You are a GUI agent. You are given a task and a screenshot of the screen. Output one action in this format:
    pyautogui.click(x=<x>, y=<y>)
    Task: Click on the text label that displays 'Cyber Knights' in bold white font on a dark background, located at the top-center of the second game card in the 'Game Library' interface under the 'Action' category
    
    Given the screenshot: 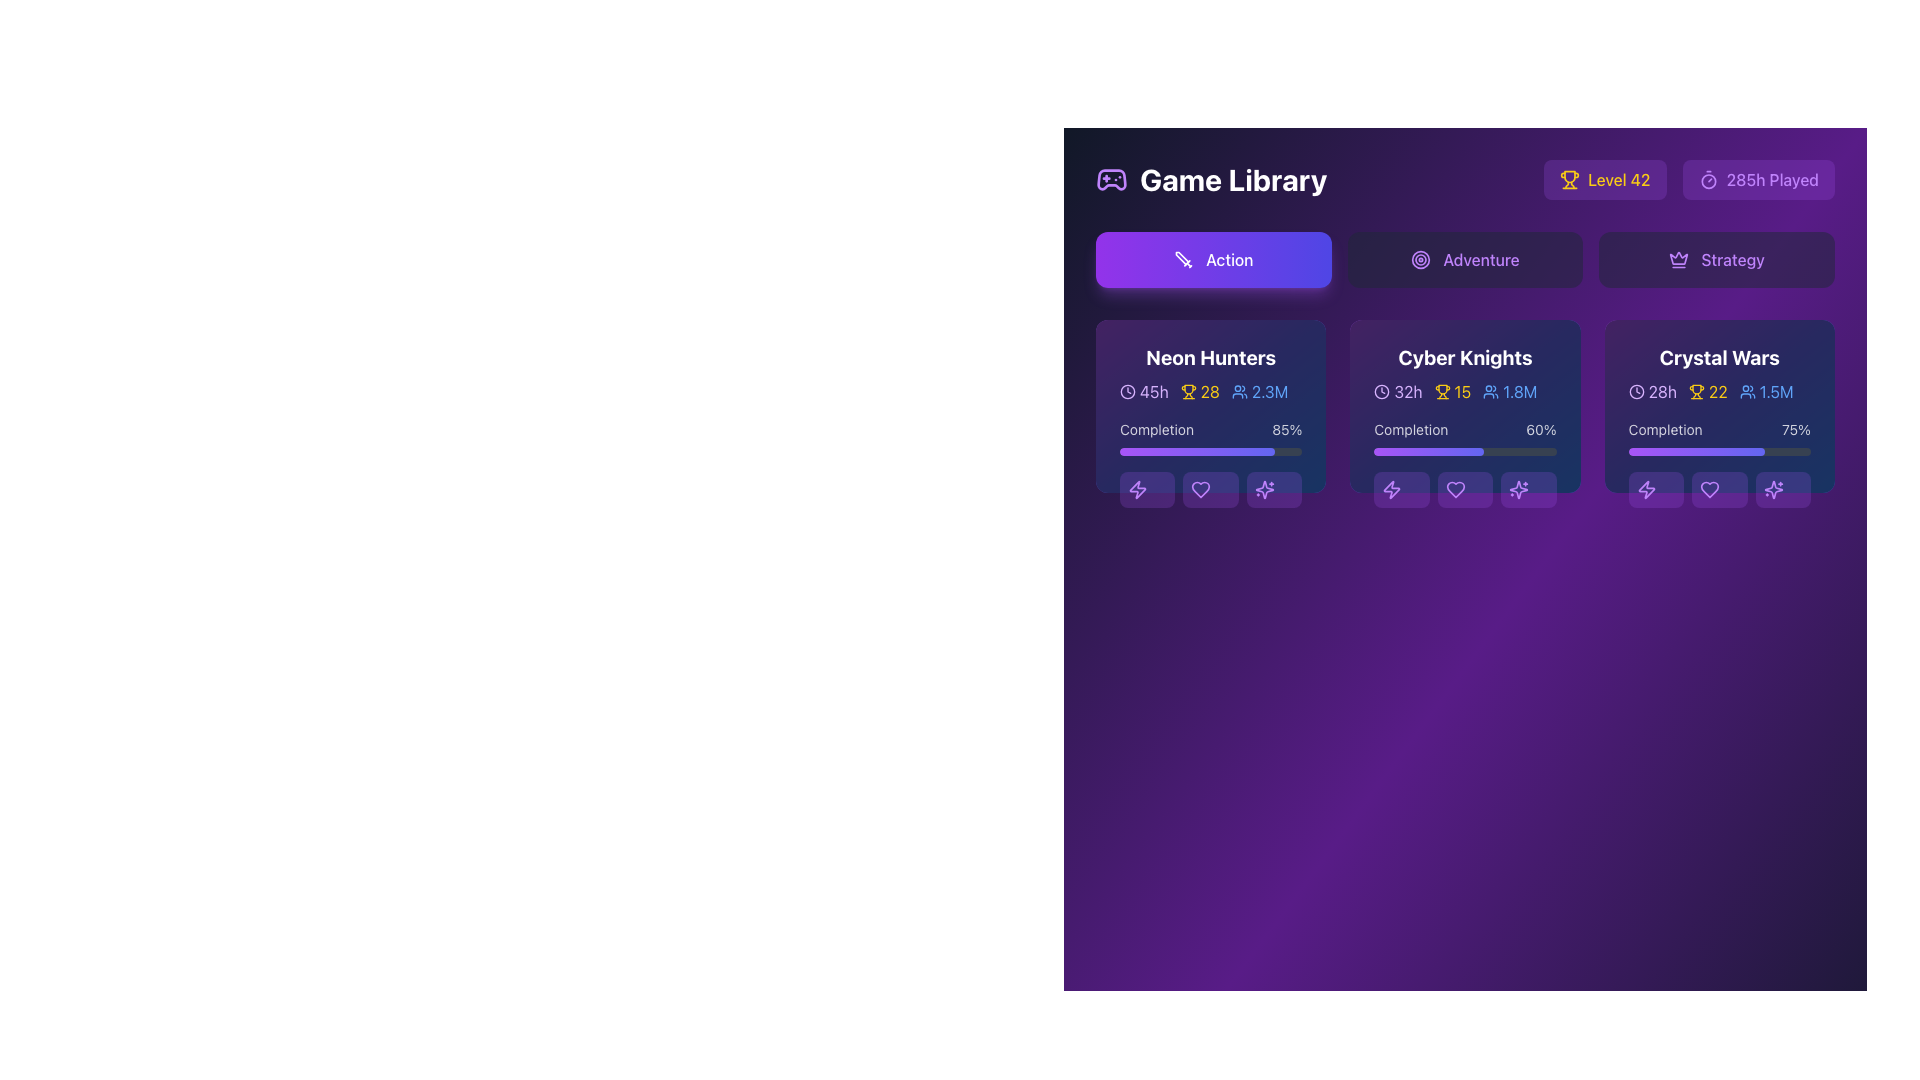 What is the action you would take?
    pyautogui.click(x=1465, y=357)
    